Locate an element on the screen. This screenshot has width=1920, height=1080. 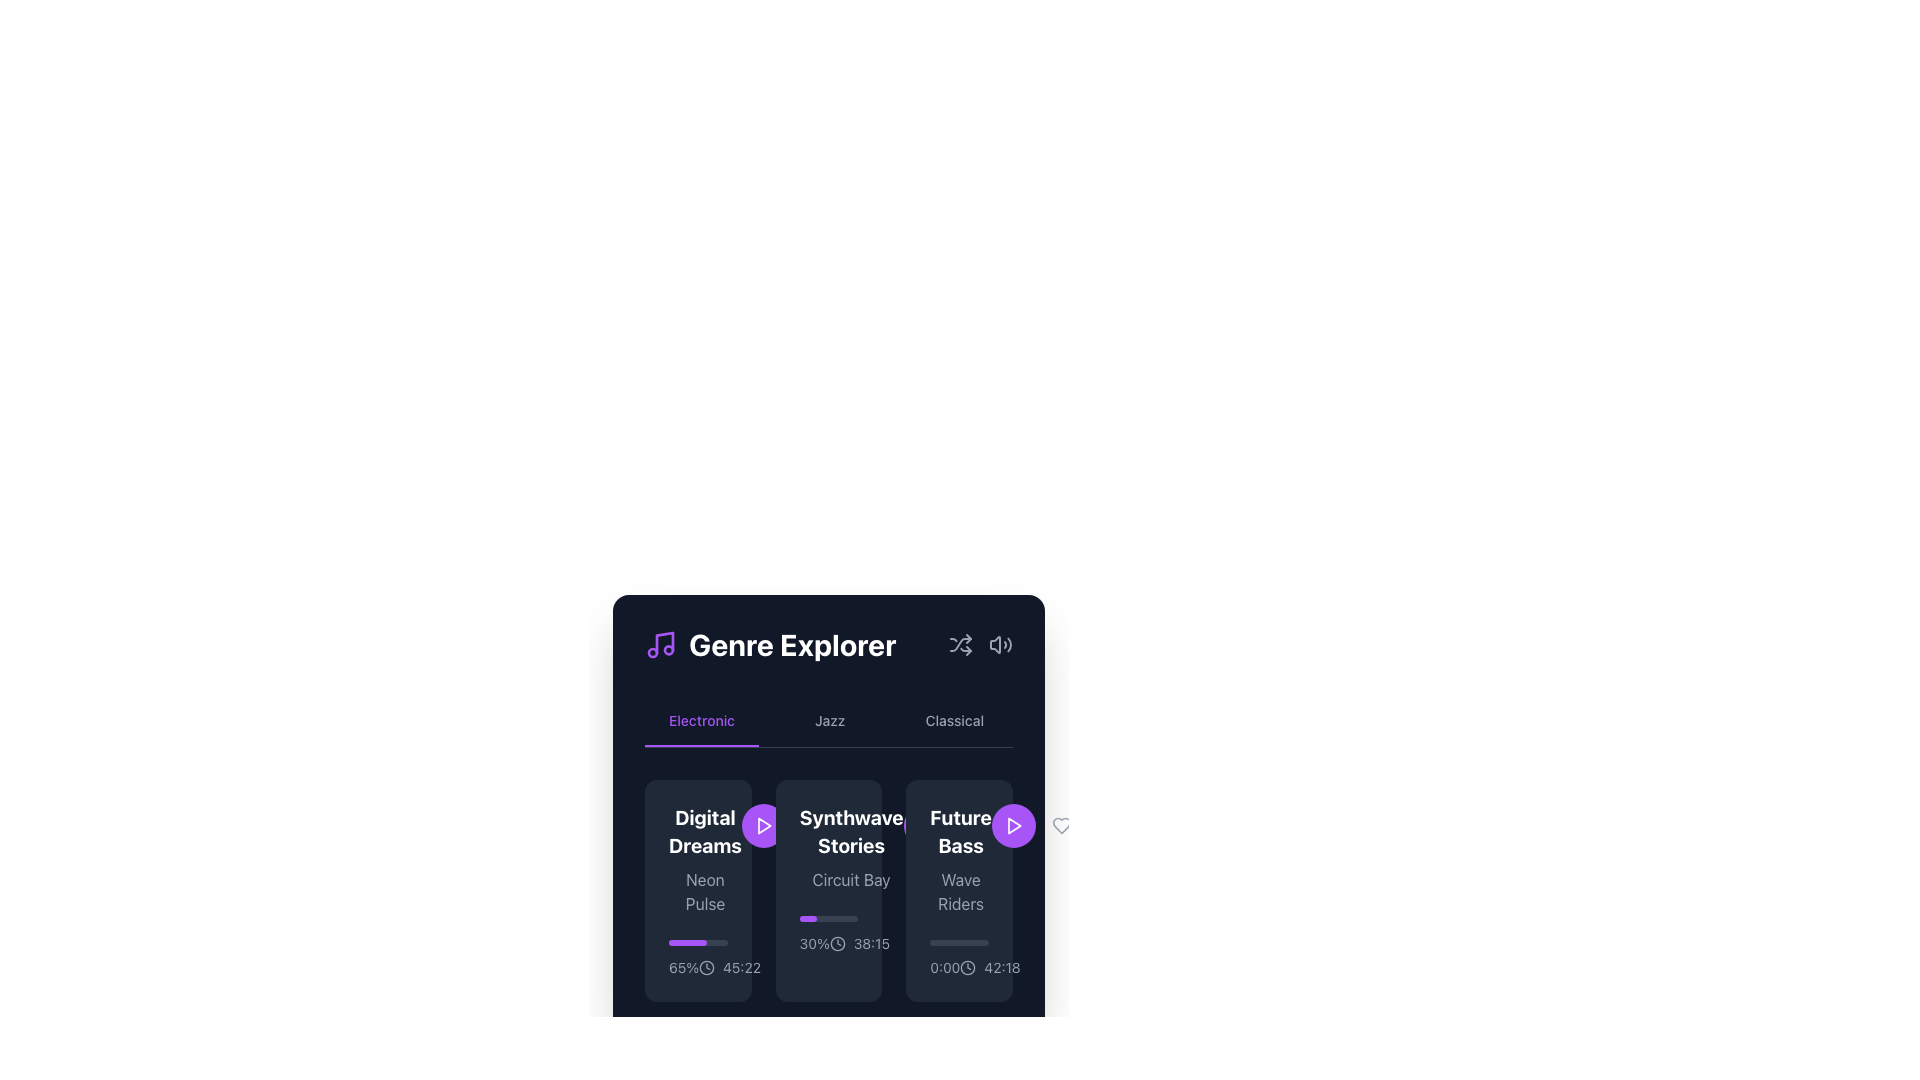
the 'Jazz' genre tab, which is the second option in the horizontal list of genre tabs, to change the genre to Jazz is located at coordinates (830, 721).